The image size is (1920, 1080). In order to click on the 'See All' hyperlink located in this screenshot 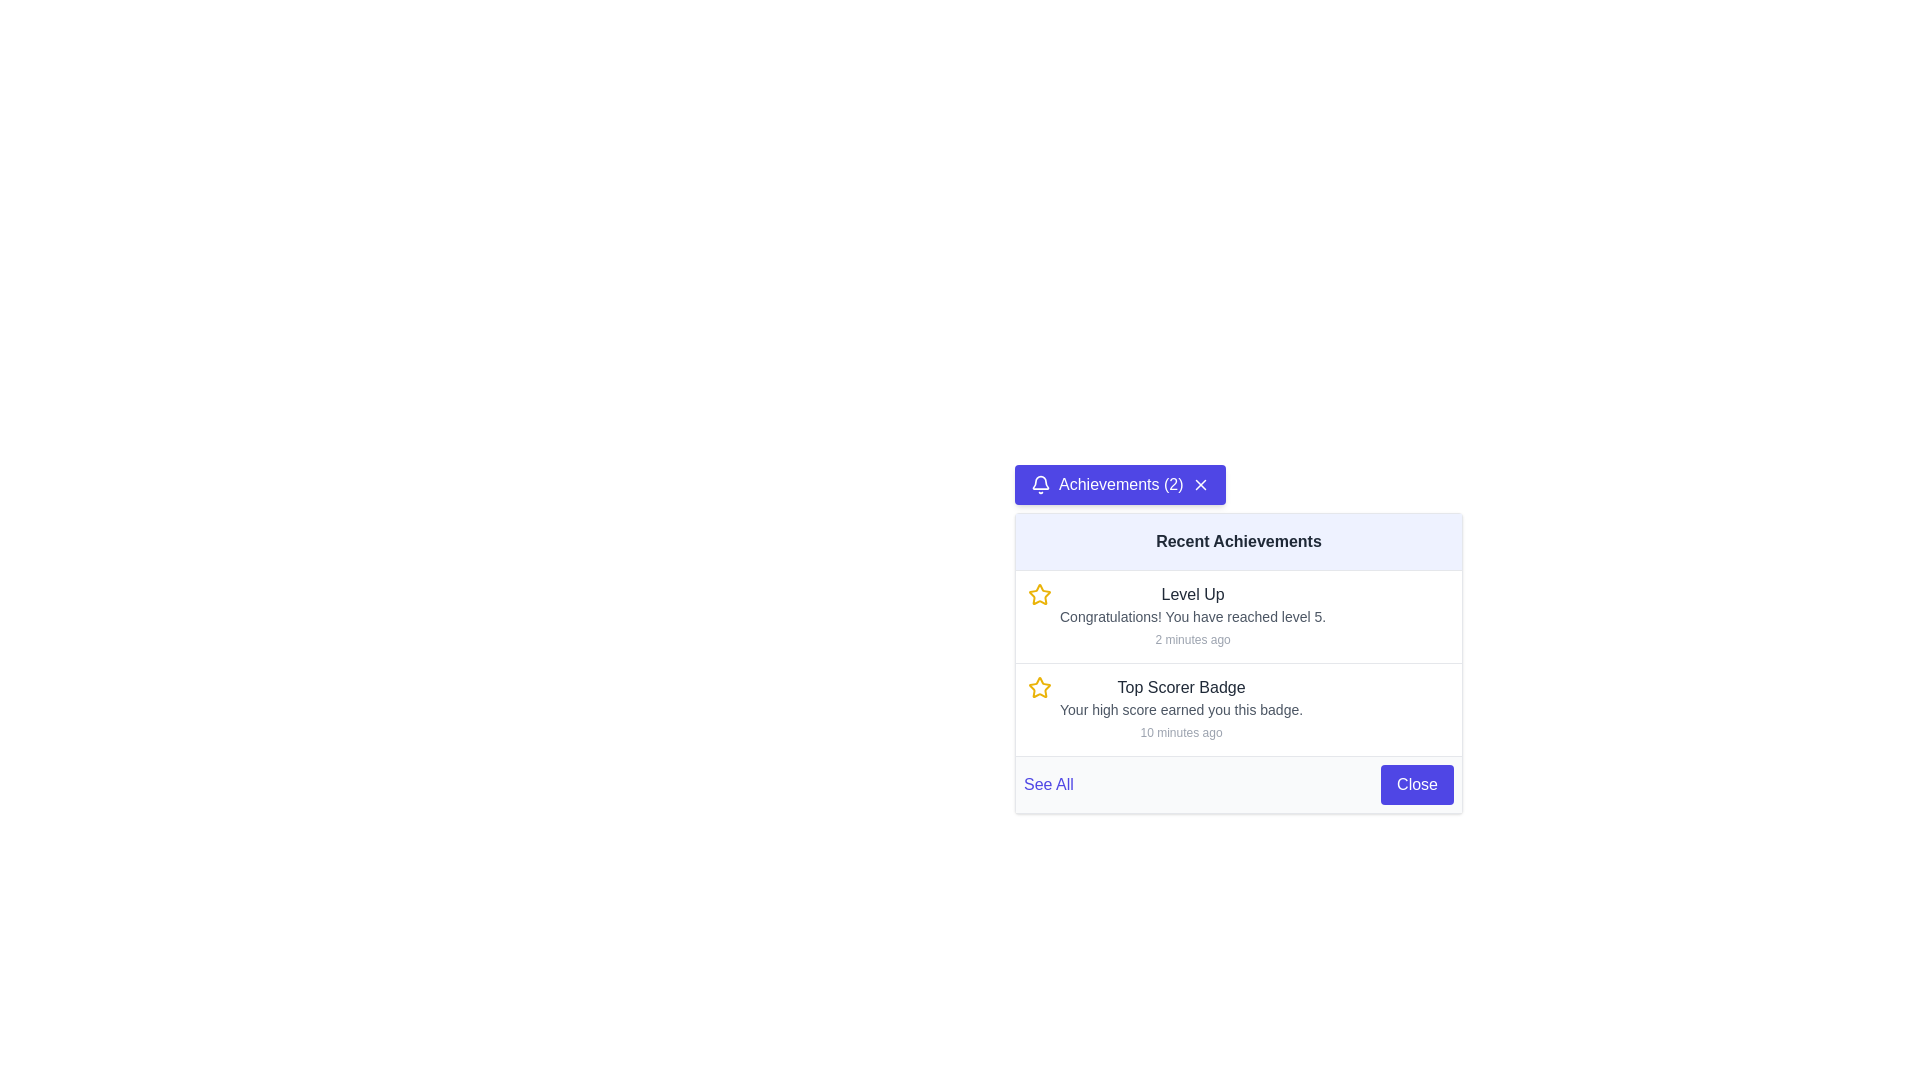, I will do `click(1237, 782)`.